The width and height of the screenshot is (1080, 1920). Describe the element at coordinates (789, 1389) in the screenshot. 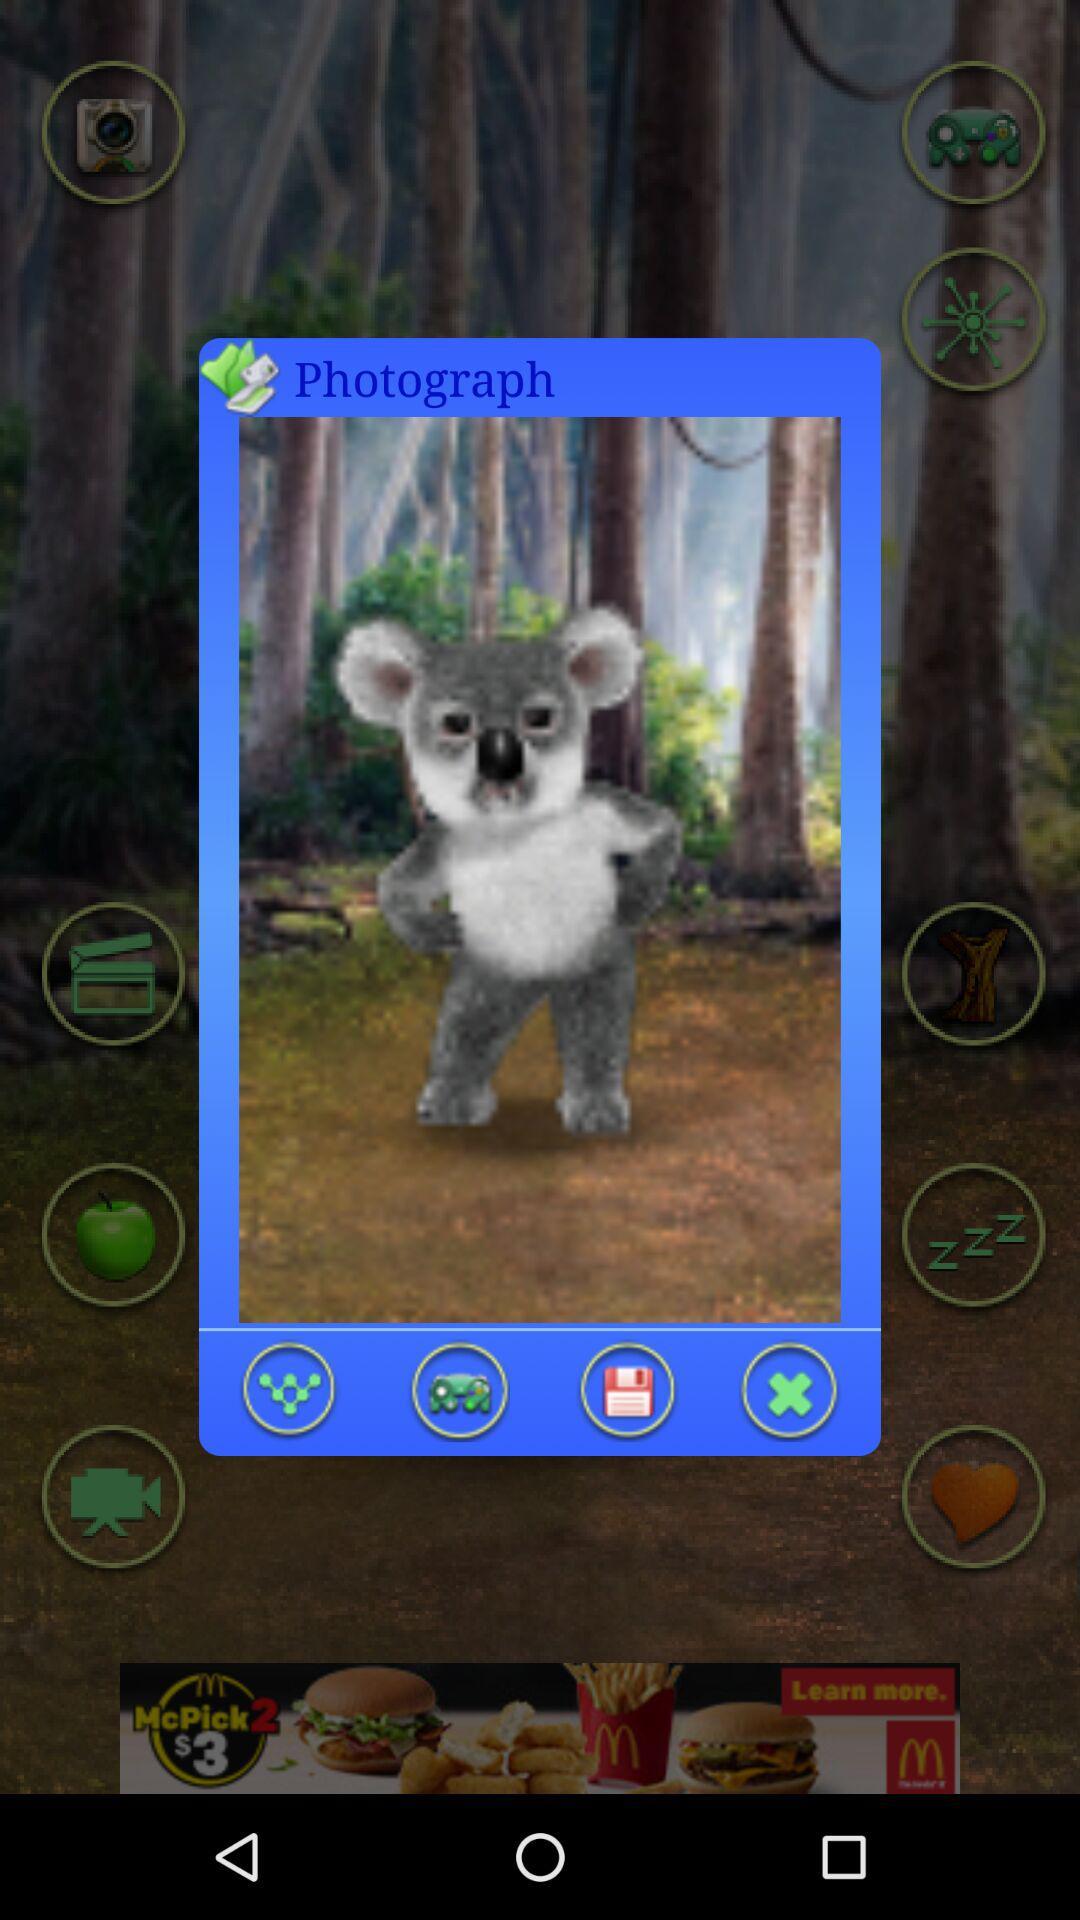

I see `icon at the bottom right corner` at that location.